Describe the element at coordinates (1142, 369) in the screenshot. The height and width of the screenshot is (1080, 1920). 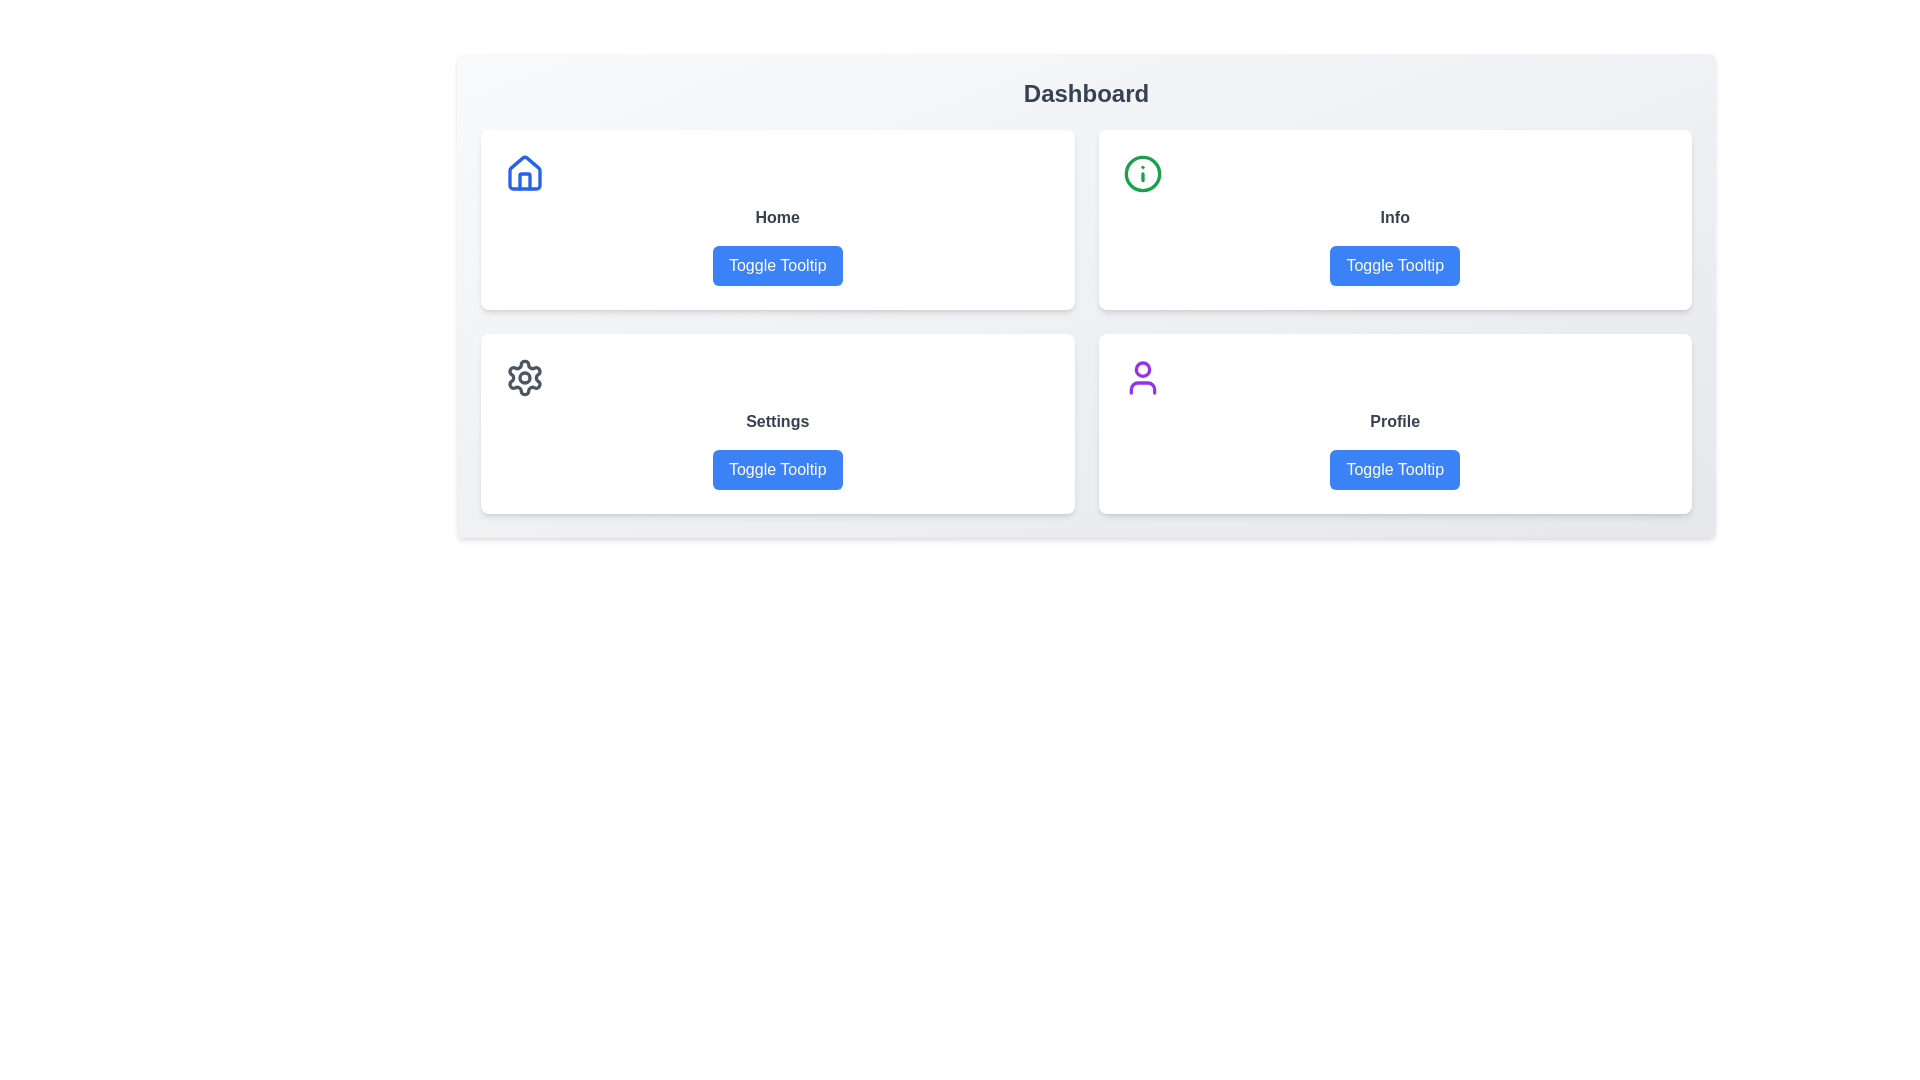
I see `the Circular SVG element that serves as part of the profile icon in the dashboard interface` at that location.